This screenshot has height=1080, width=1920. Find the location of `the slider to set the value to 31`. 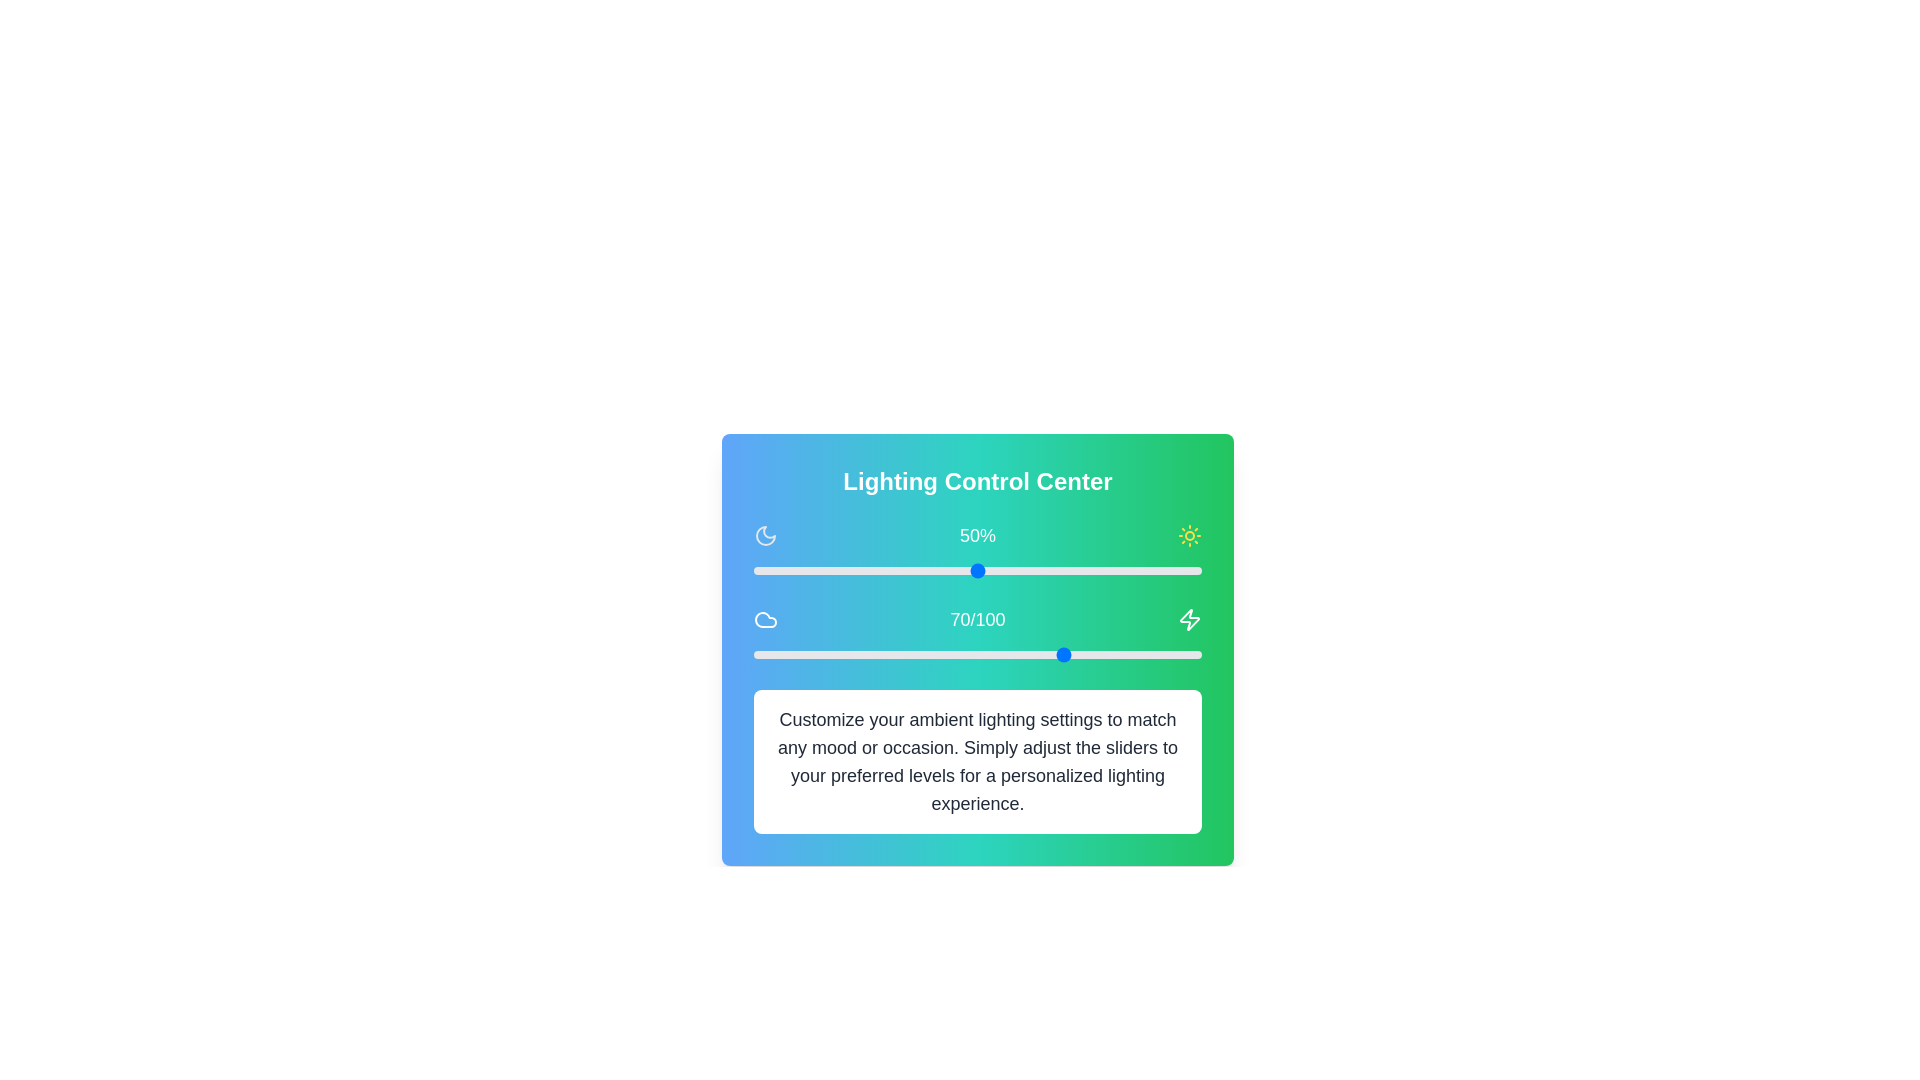

the slider to set the value to 31 is located at coordinates (891, 570).